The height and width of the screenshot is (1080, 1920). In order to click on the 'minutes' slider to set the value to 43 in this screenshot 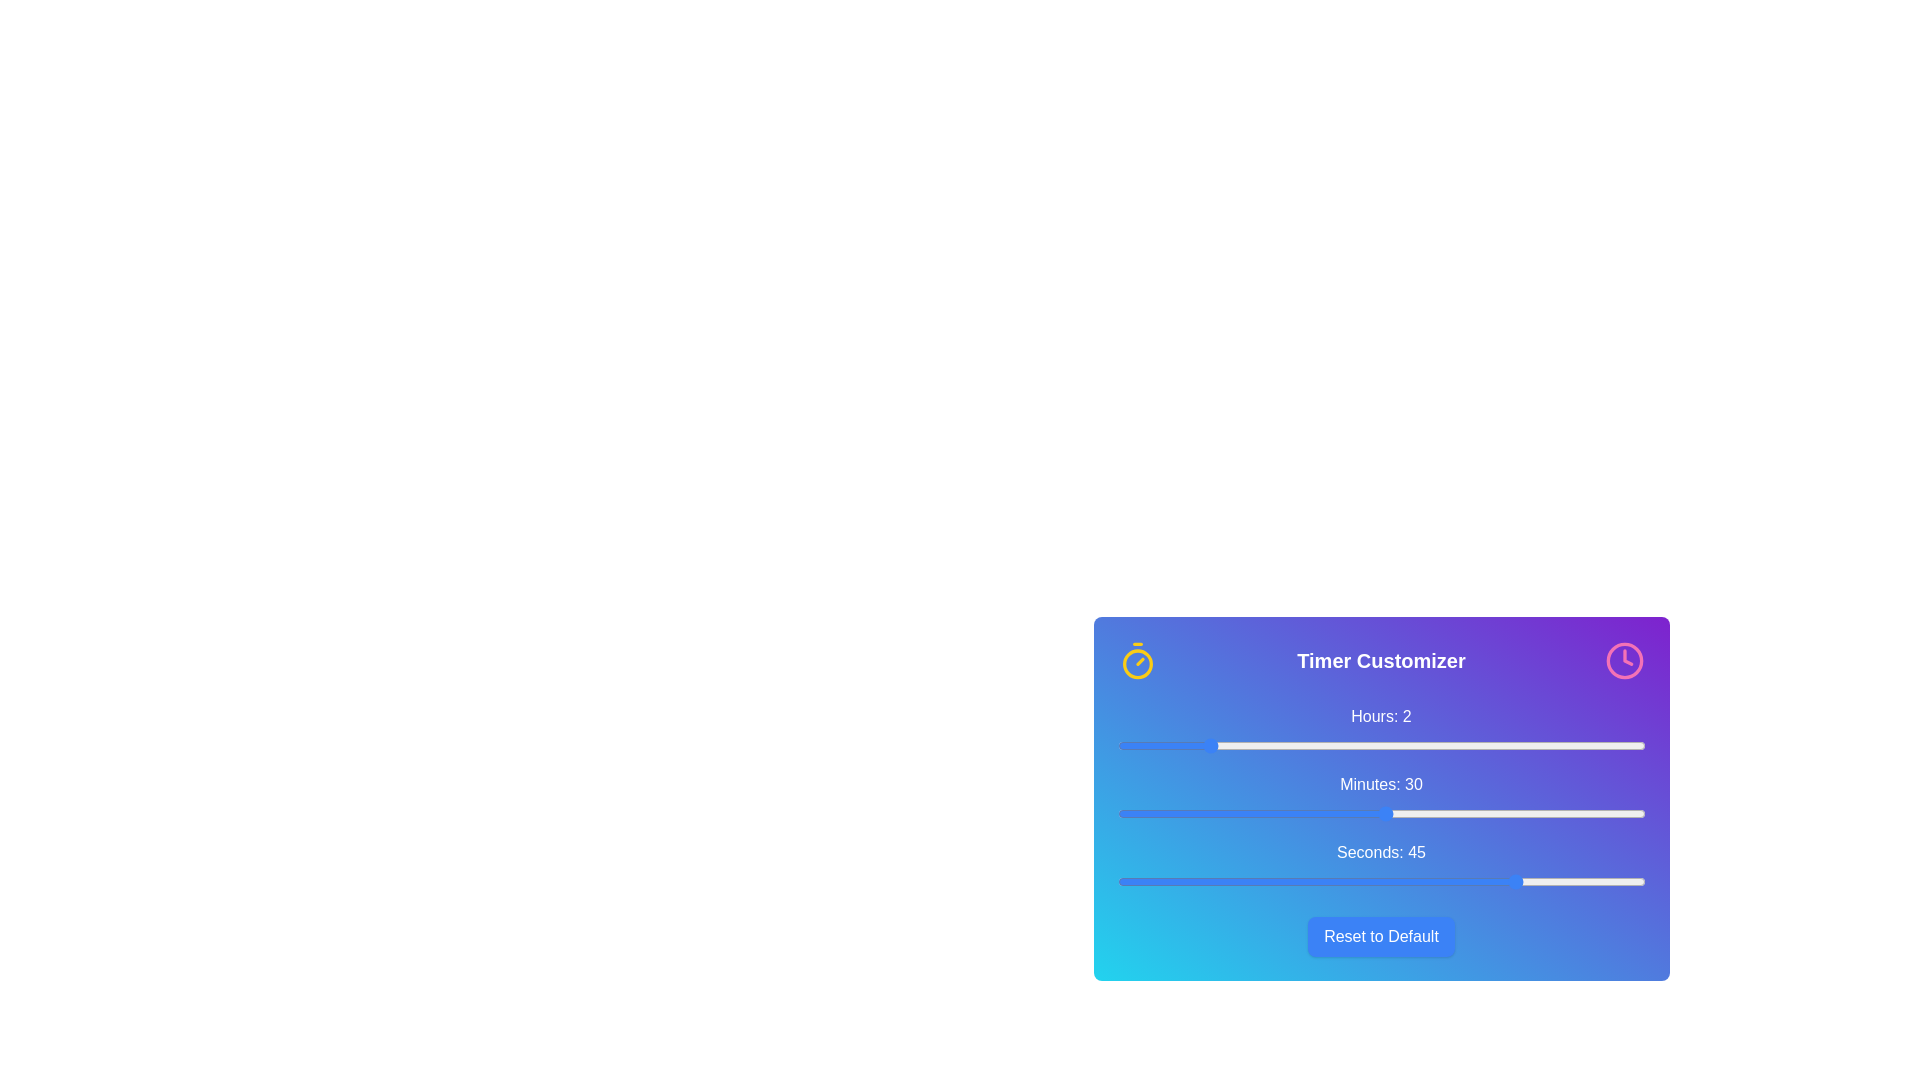, I will do `click(1502, 813)`.